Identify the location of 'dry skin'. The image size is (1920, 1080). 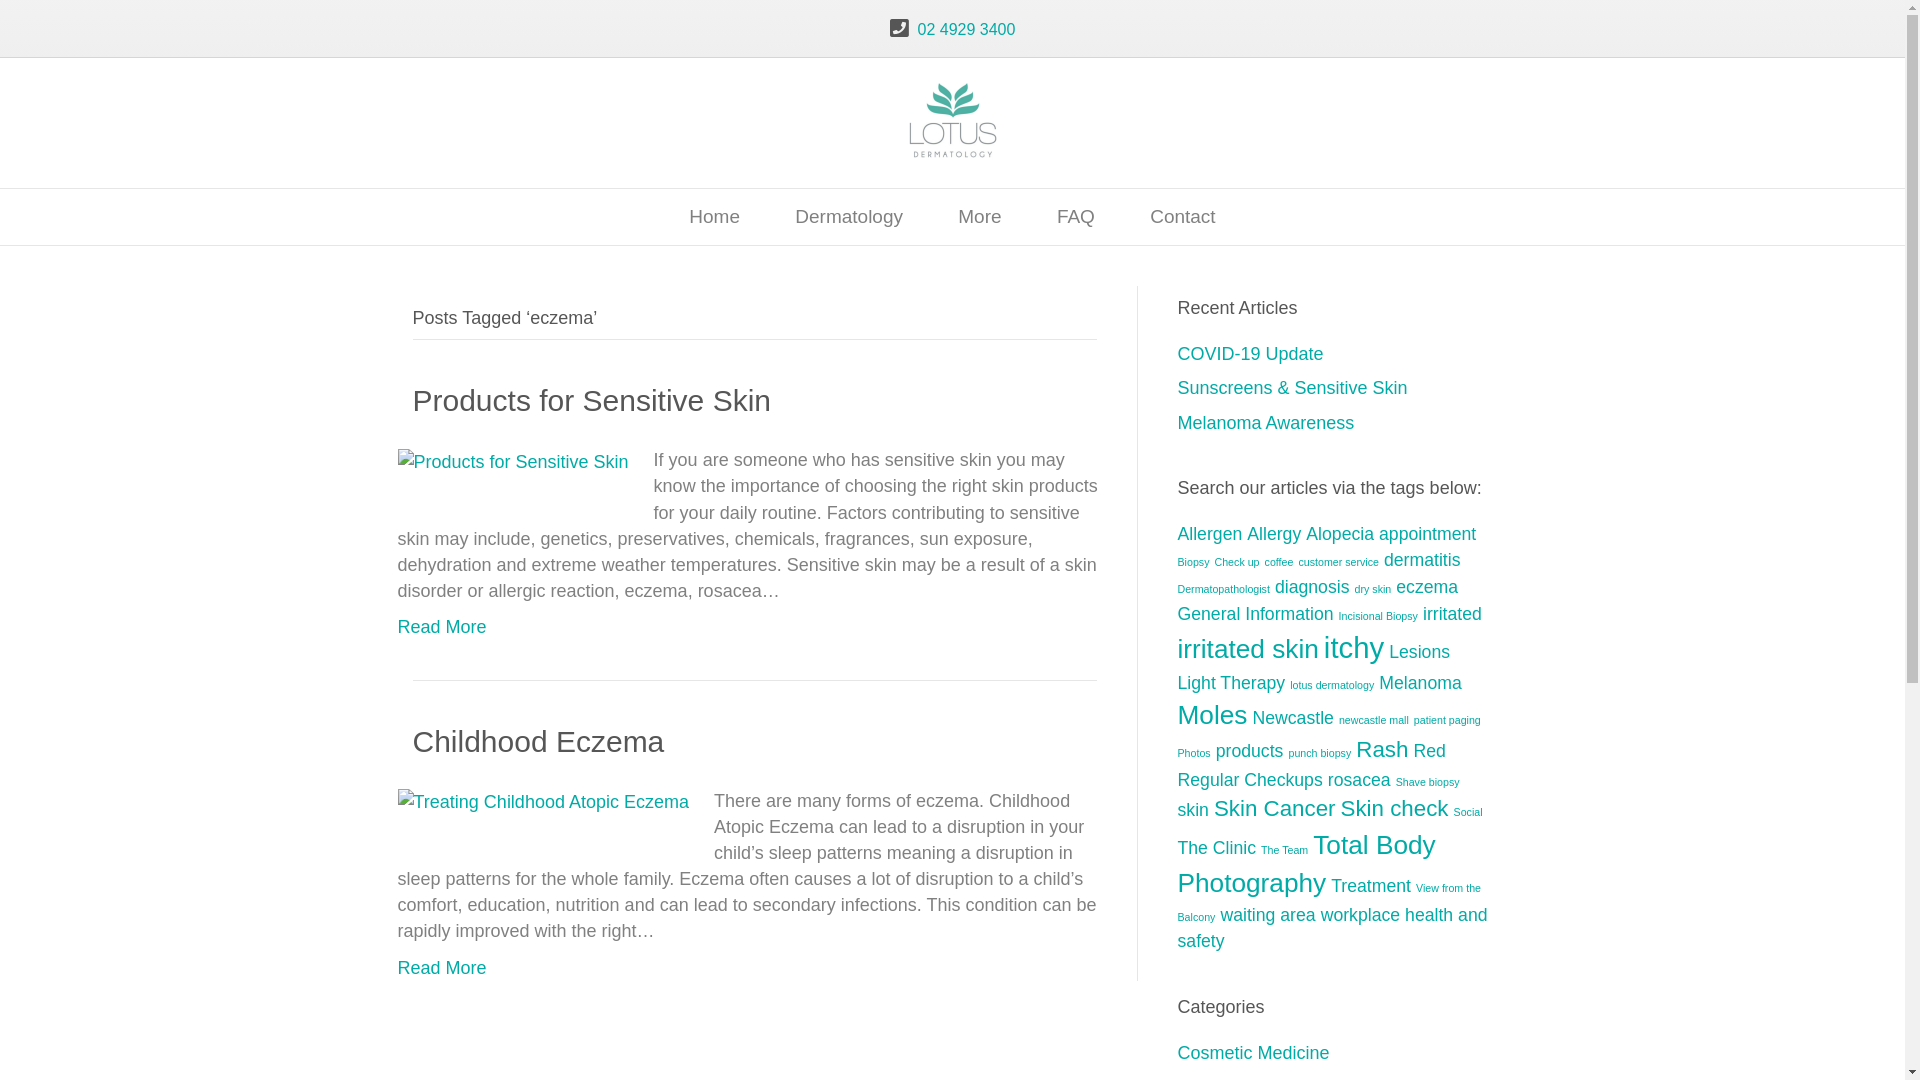
(1354, 588).